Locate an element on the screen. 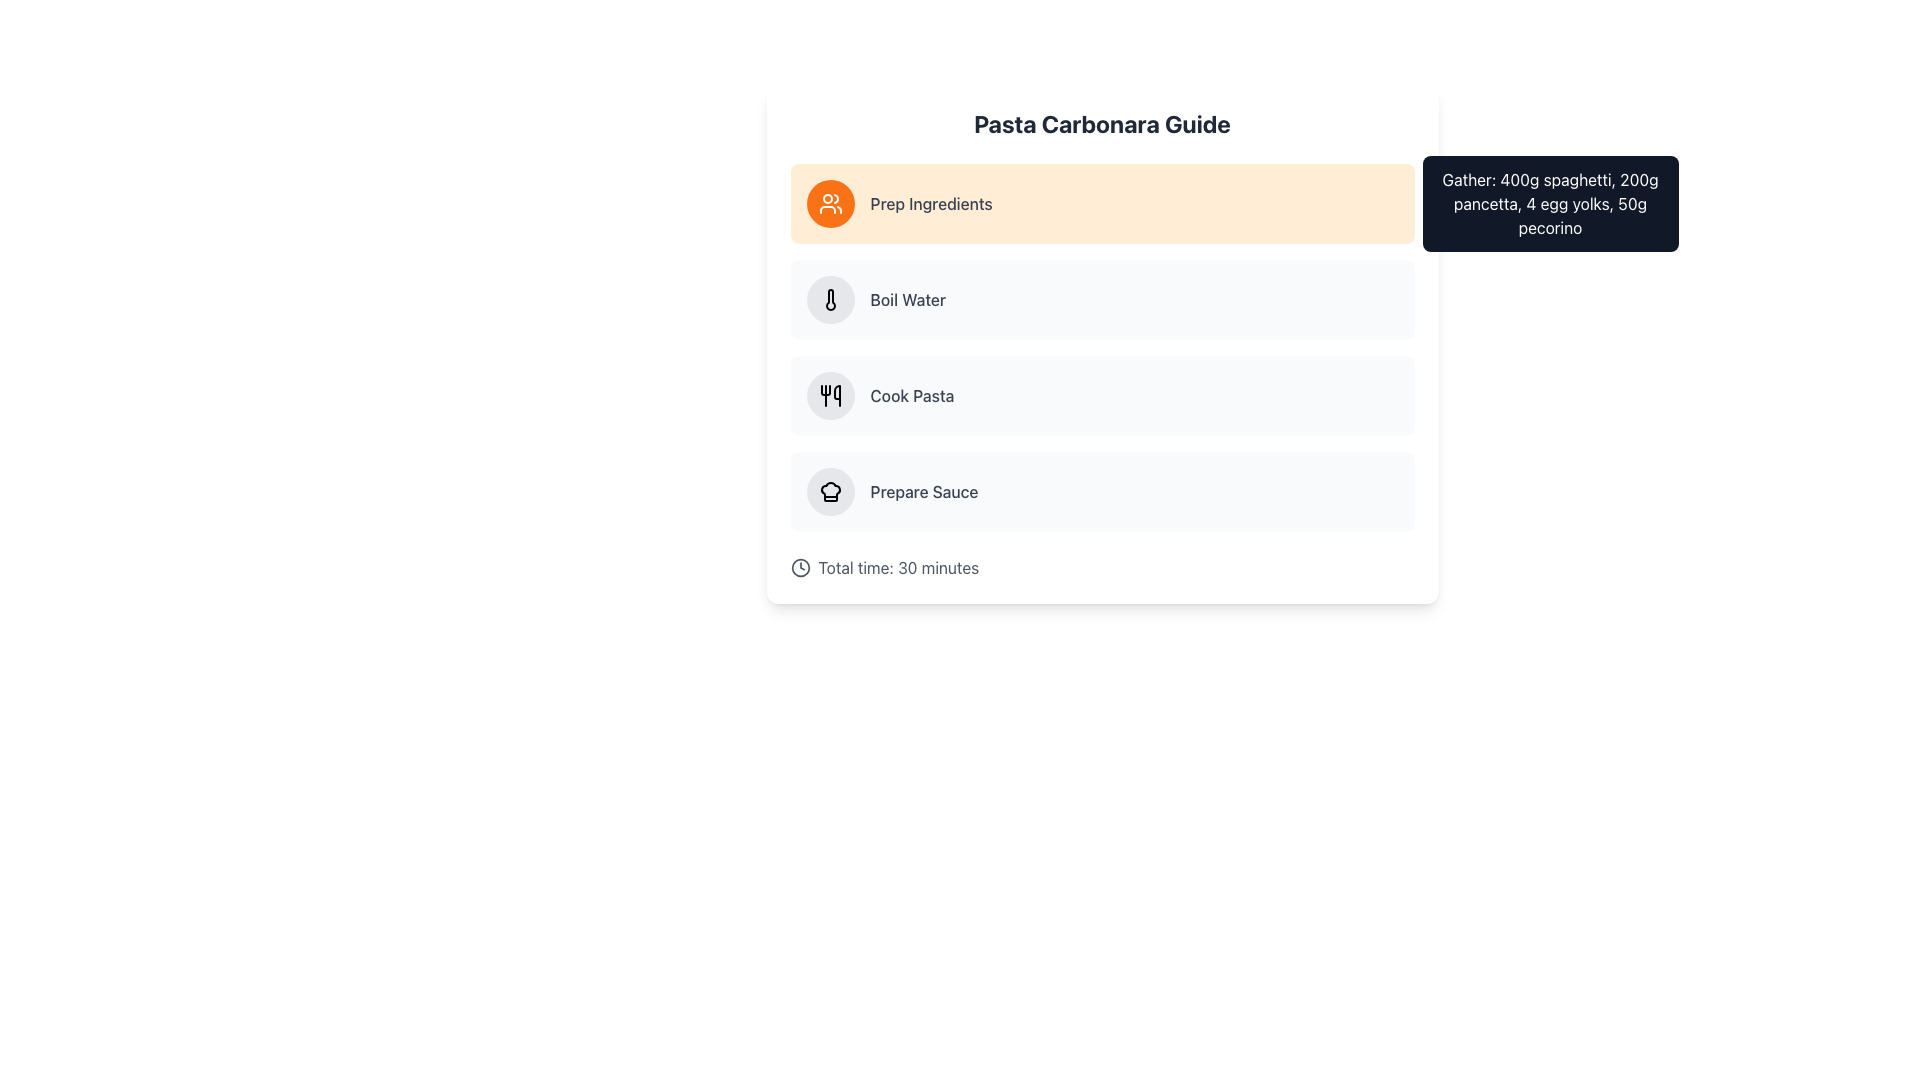  the circular icon with a gray background and a chef's hat illustration, located to the left of the 'Prepare Sauce' list item in the task list is located at coordinates (830, 492).